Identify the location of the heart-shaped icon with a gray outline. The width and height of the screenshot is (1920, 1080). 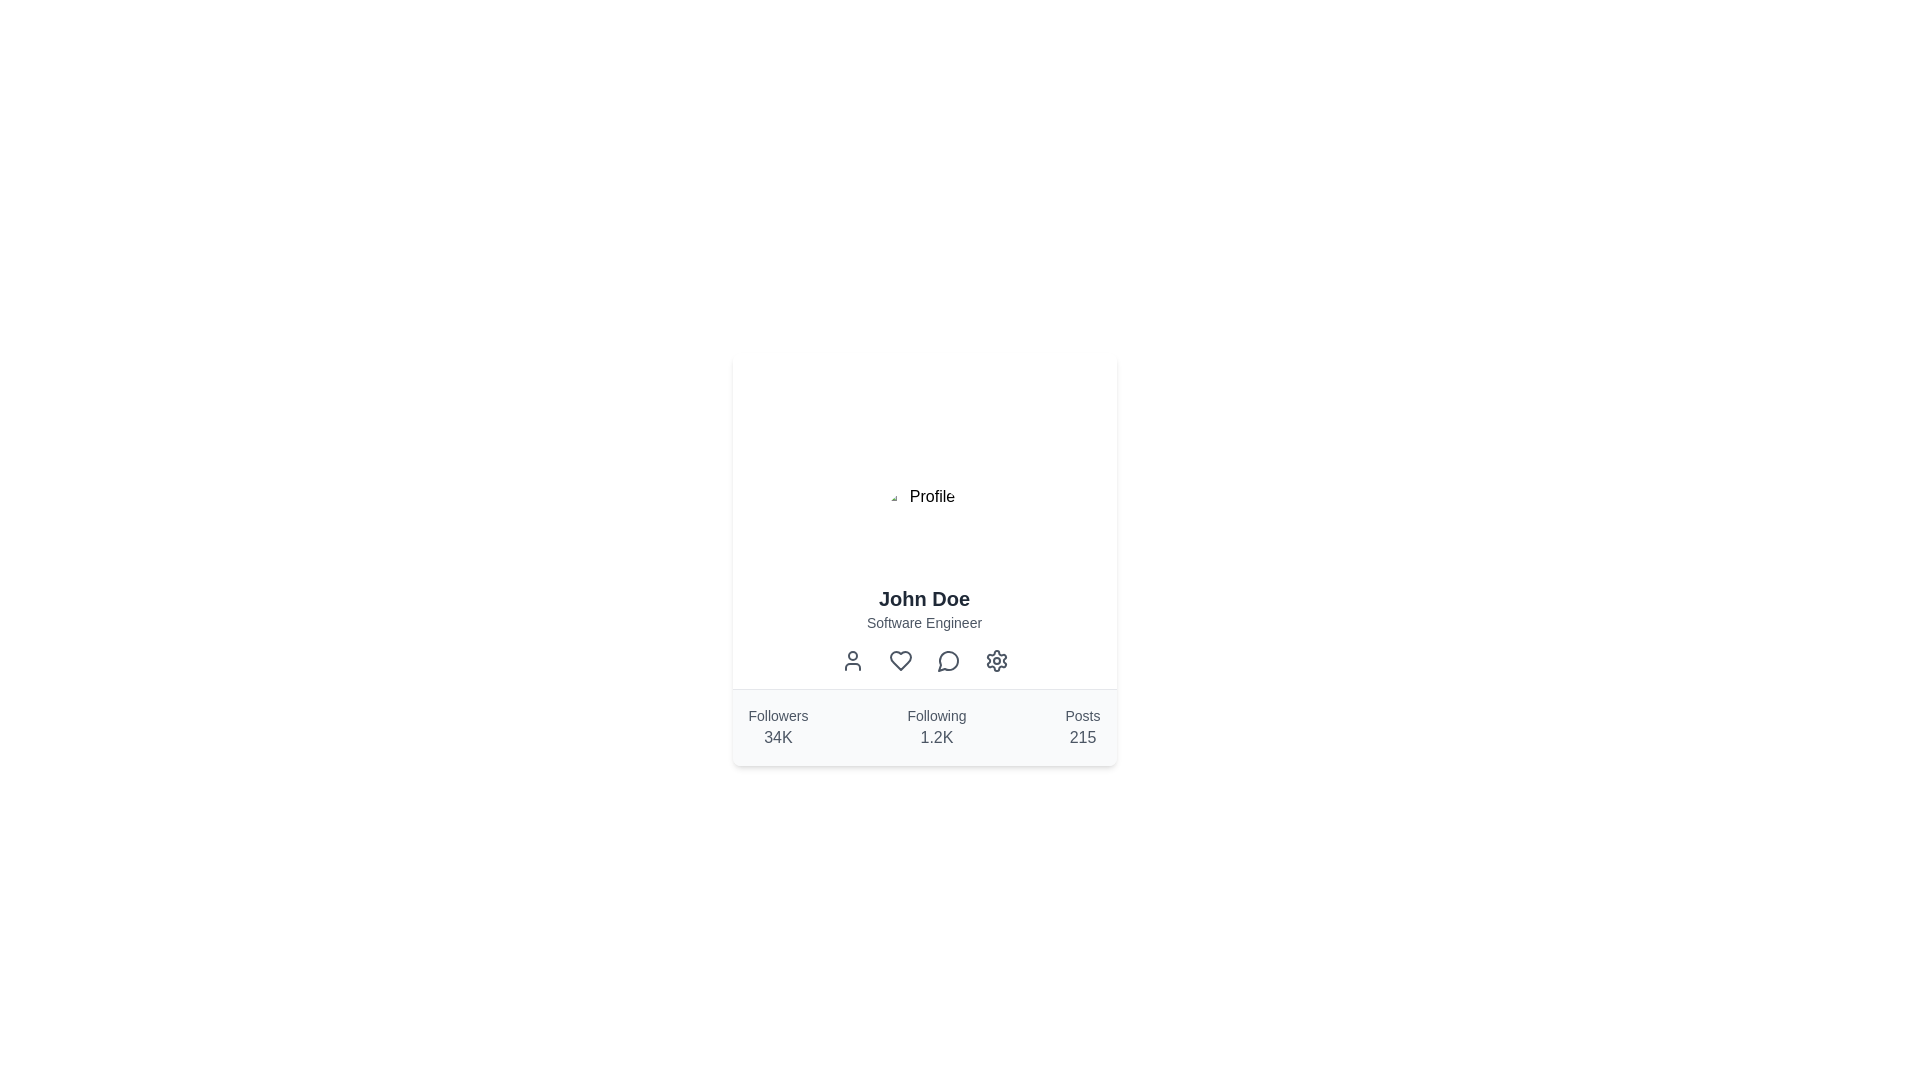
(899, 660).